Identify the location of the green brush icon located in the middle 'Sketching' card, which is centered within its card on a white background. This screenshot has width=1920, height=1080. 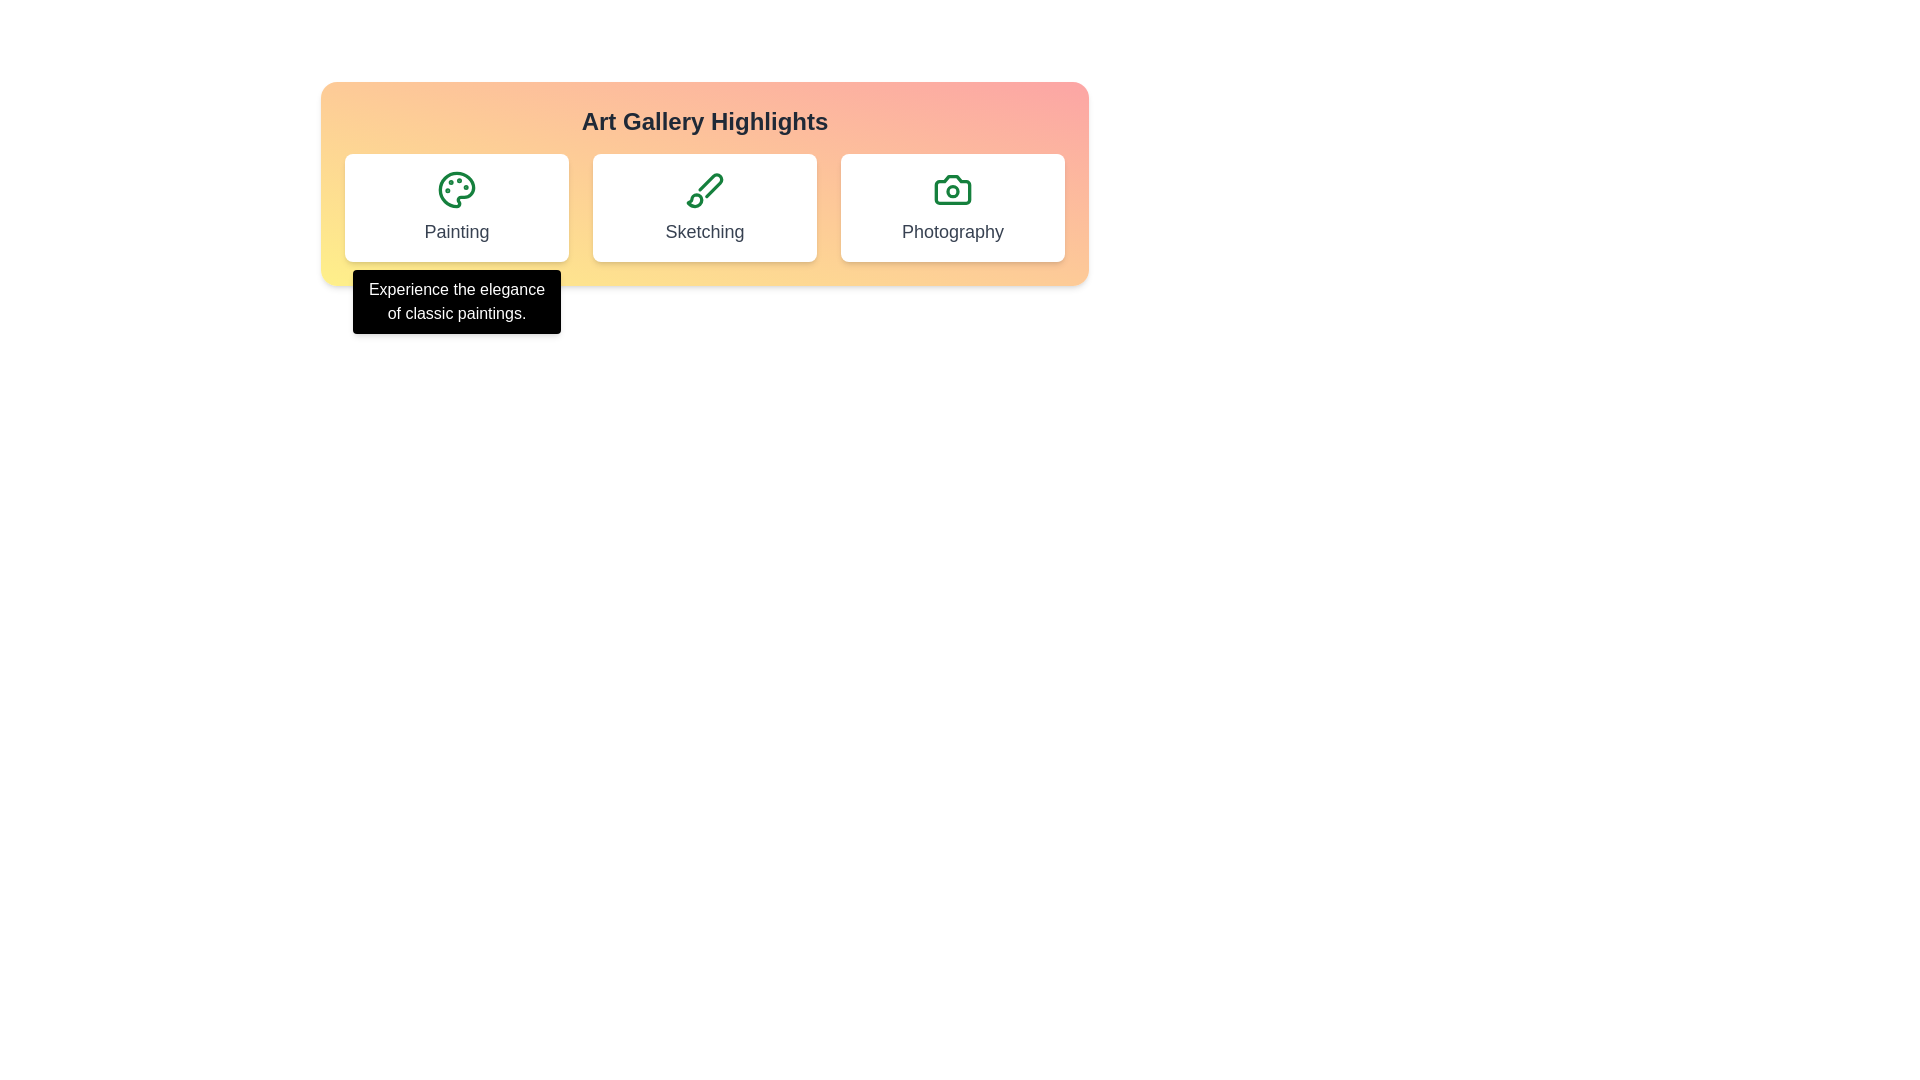
(705, 189).